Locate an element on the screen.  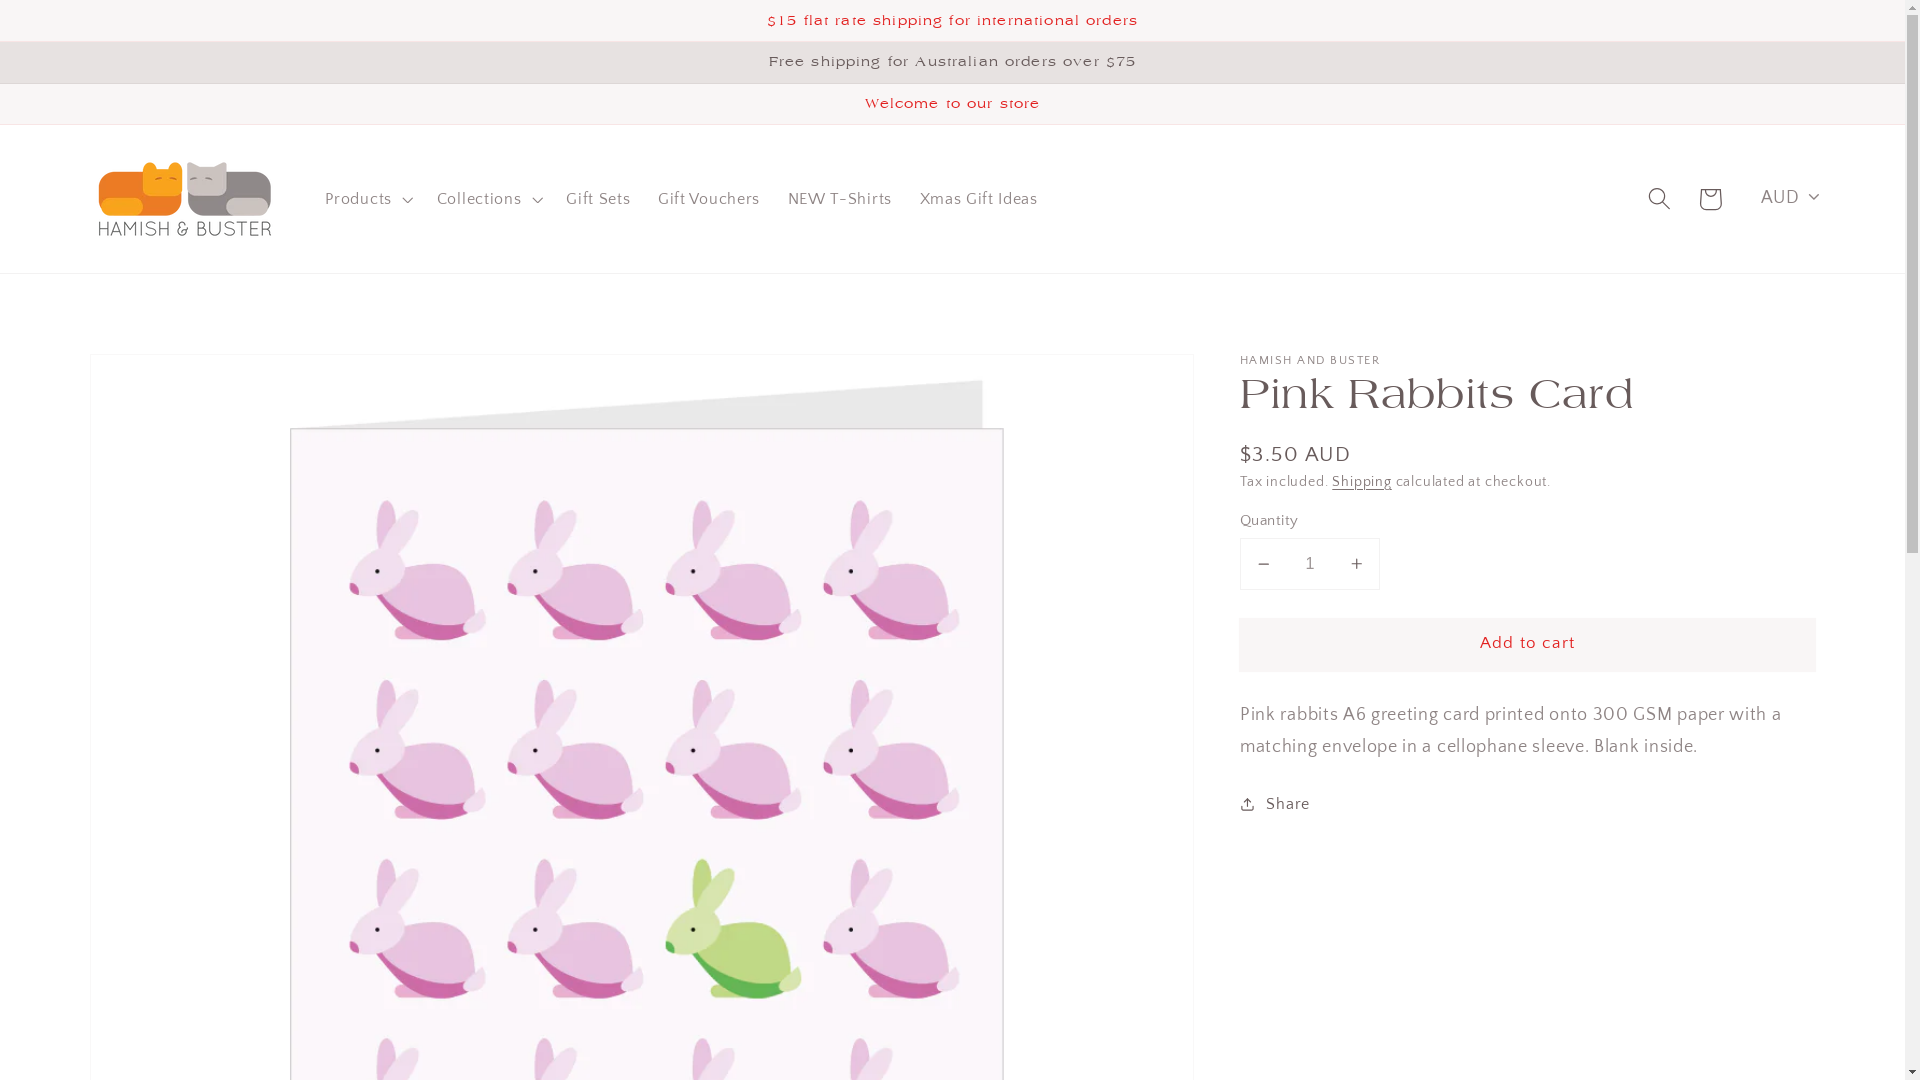
'NEW T-Shirts' is located at coordinates (840, 199).